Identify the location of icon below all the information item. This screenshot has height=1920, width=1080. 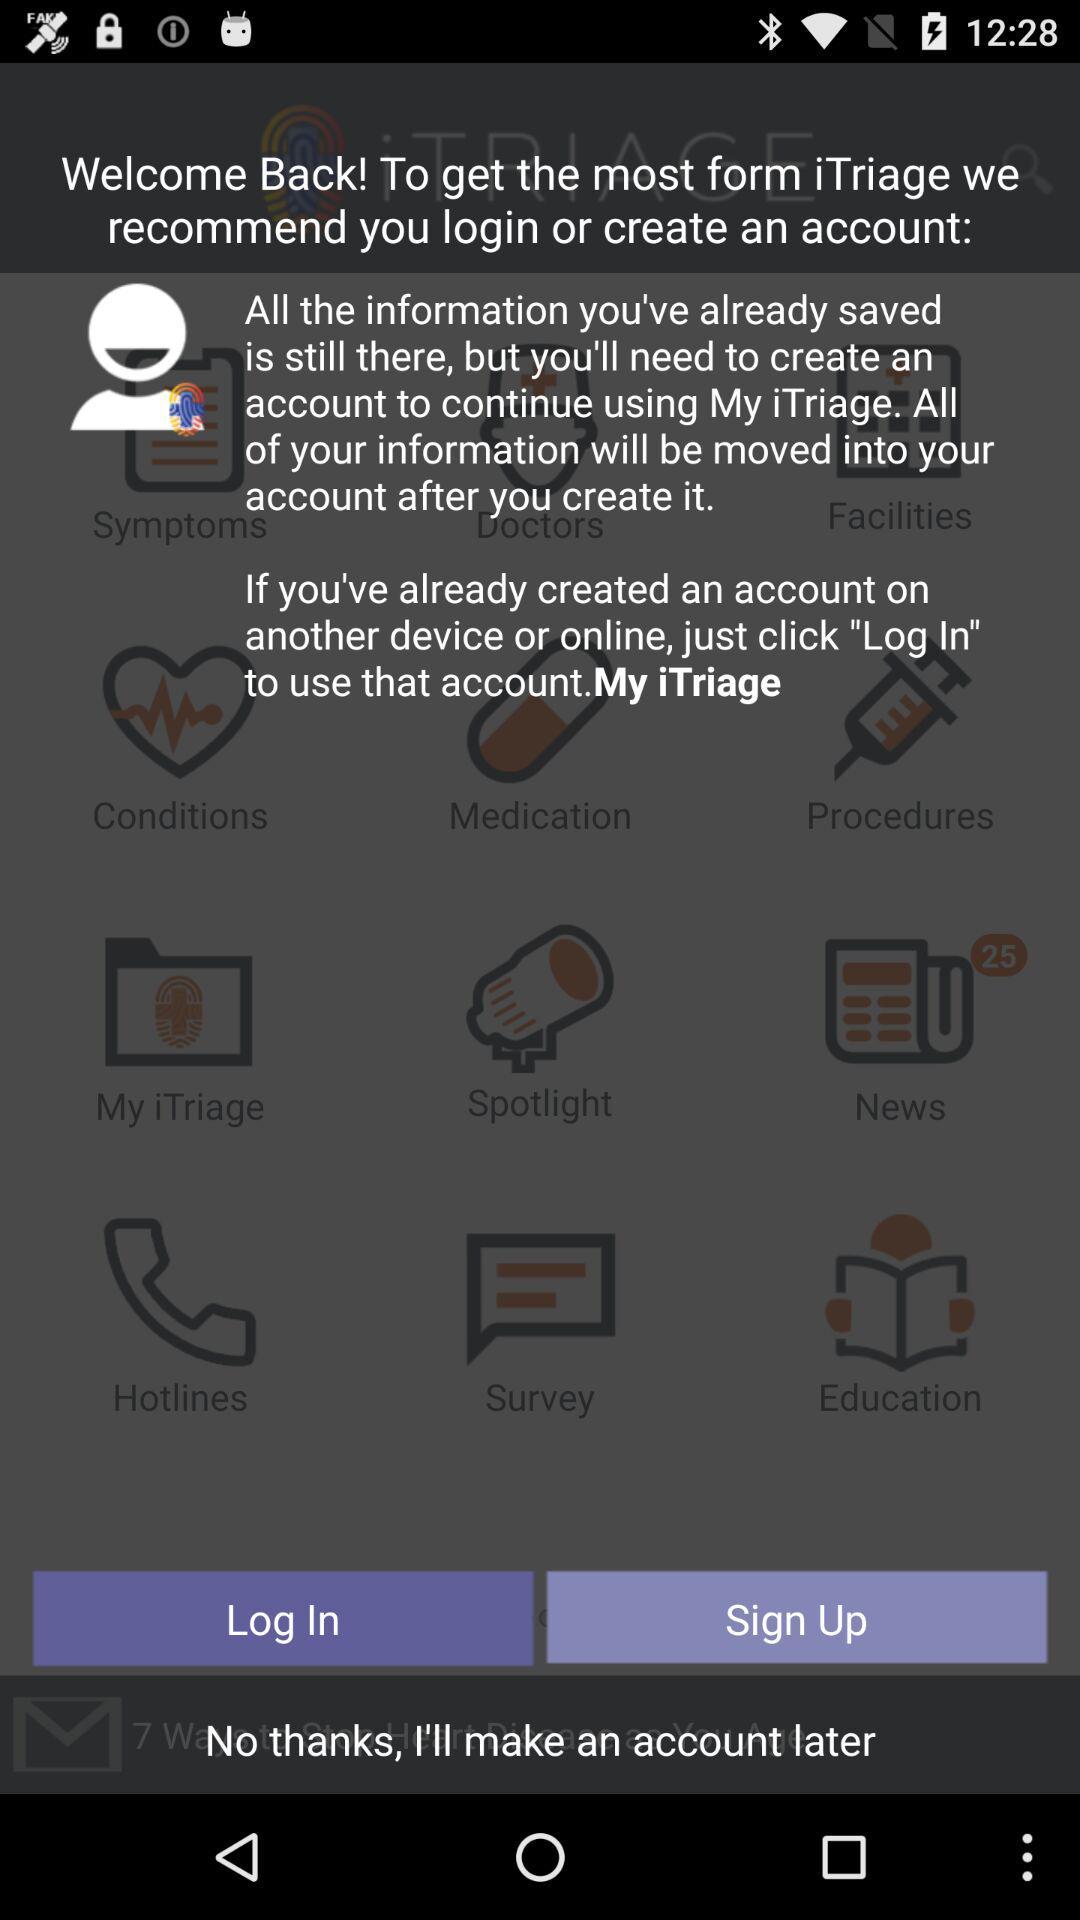
(283, 1618).